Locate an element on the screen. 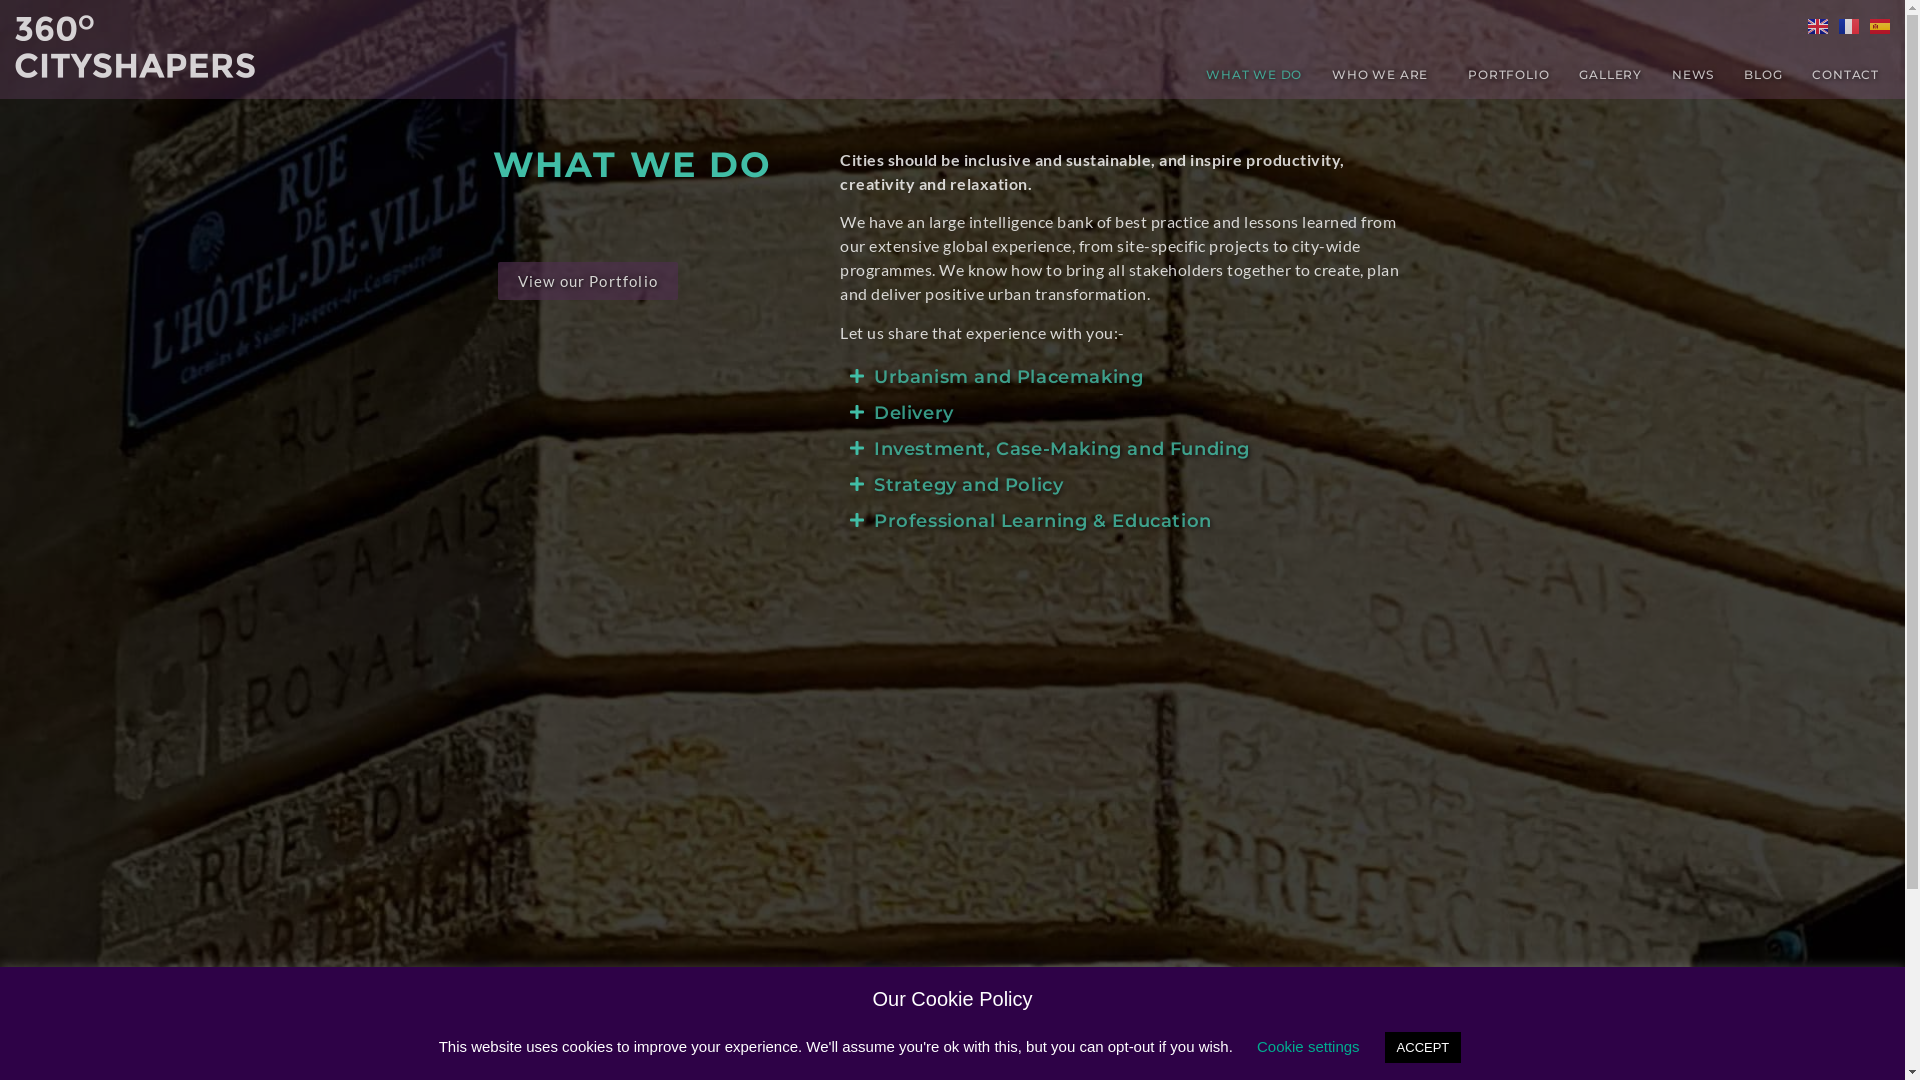  'NEWS' is located at coordinates (1692, 73).